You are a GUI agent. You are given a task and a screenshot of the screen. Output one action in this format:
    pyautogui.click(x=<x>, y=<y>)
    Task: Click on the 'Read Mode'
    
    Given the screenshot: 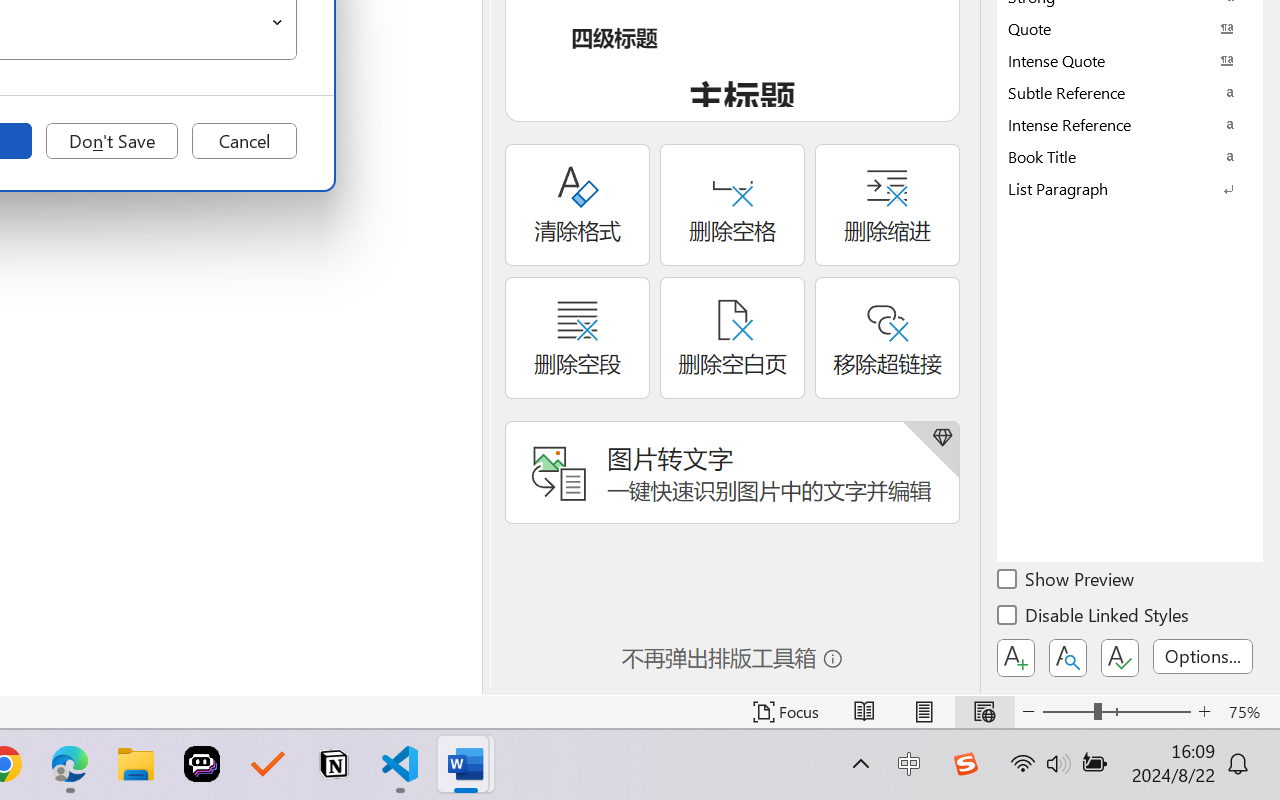 What is the action you would take?
    pyautogui.click(x=864, y=711)
    